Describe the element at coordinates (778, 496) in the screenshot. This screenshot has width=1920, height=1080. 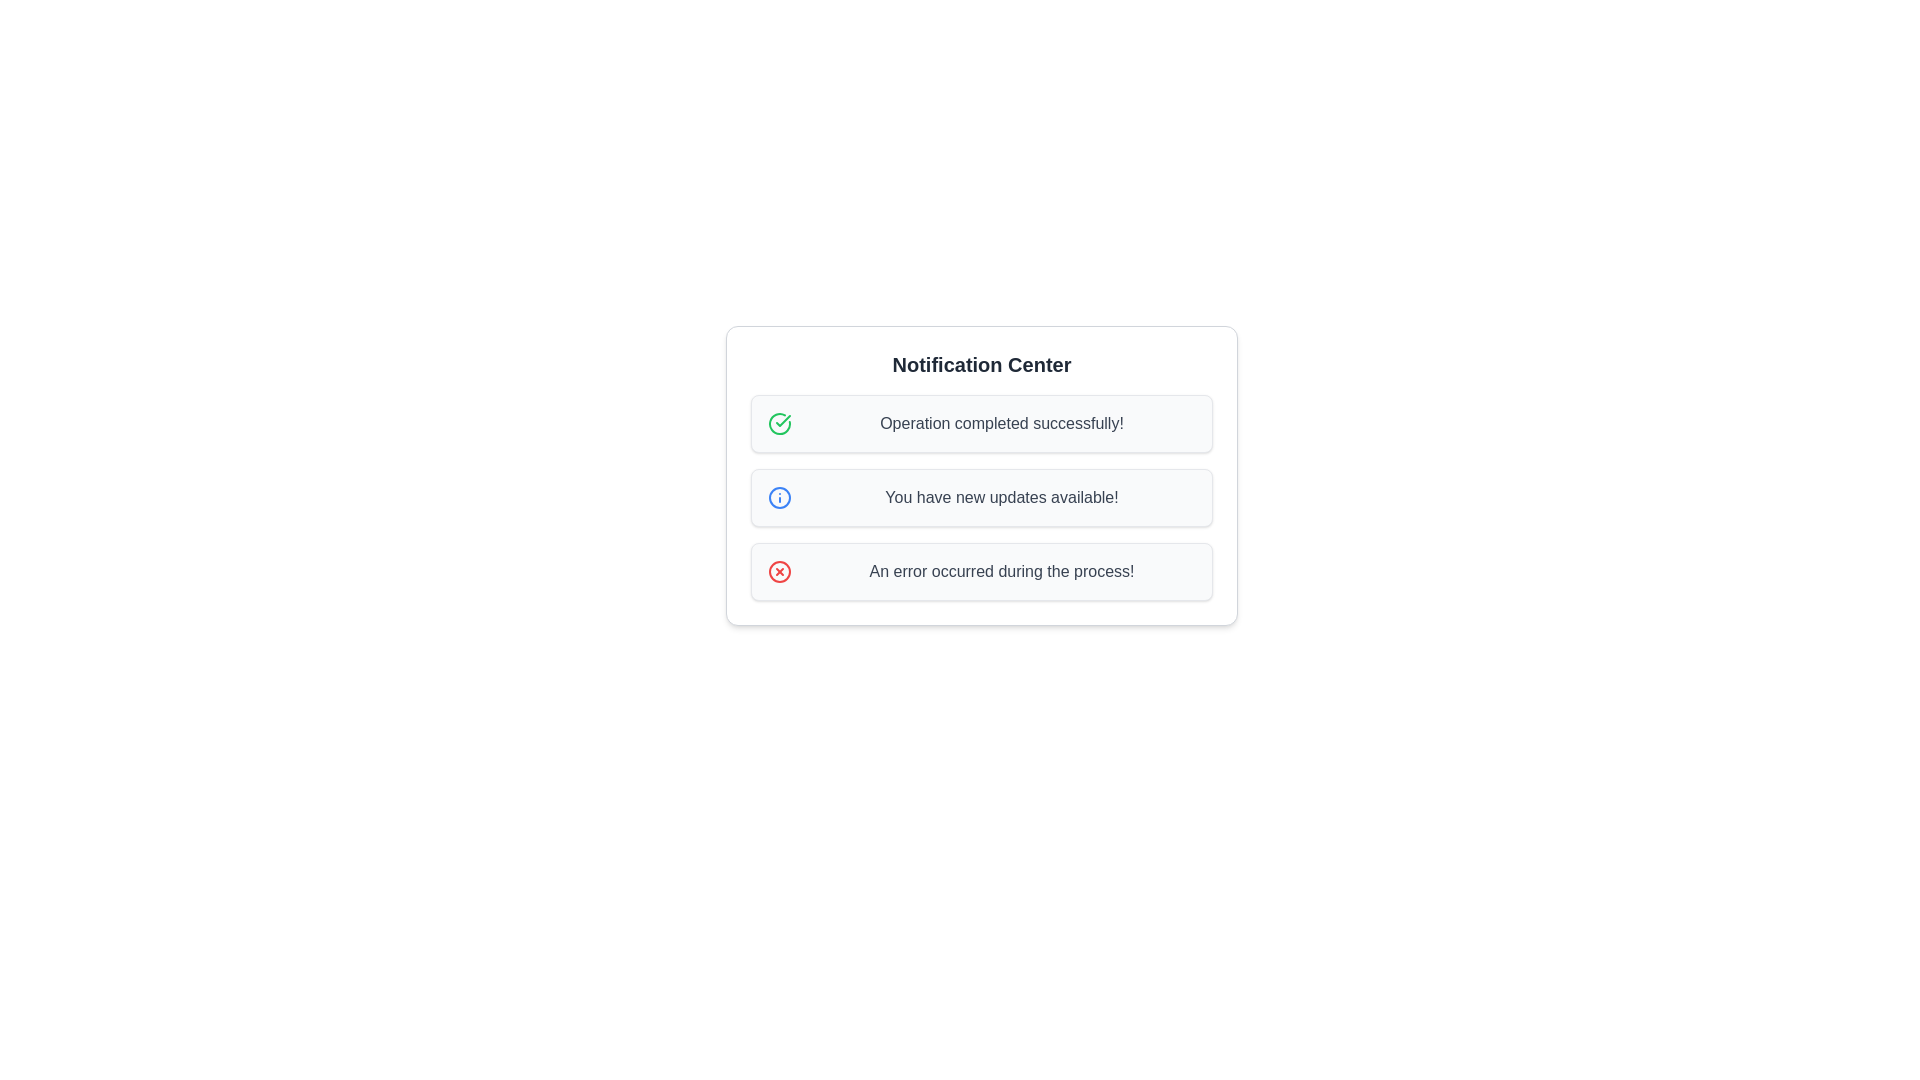
I see `the circular graphic element in the second line's icon from the top in the notification list, which is aligned to the left of the text 'You have new updates available!'` at that location.